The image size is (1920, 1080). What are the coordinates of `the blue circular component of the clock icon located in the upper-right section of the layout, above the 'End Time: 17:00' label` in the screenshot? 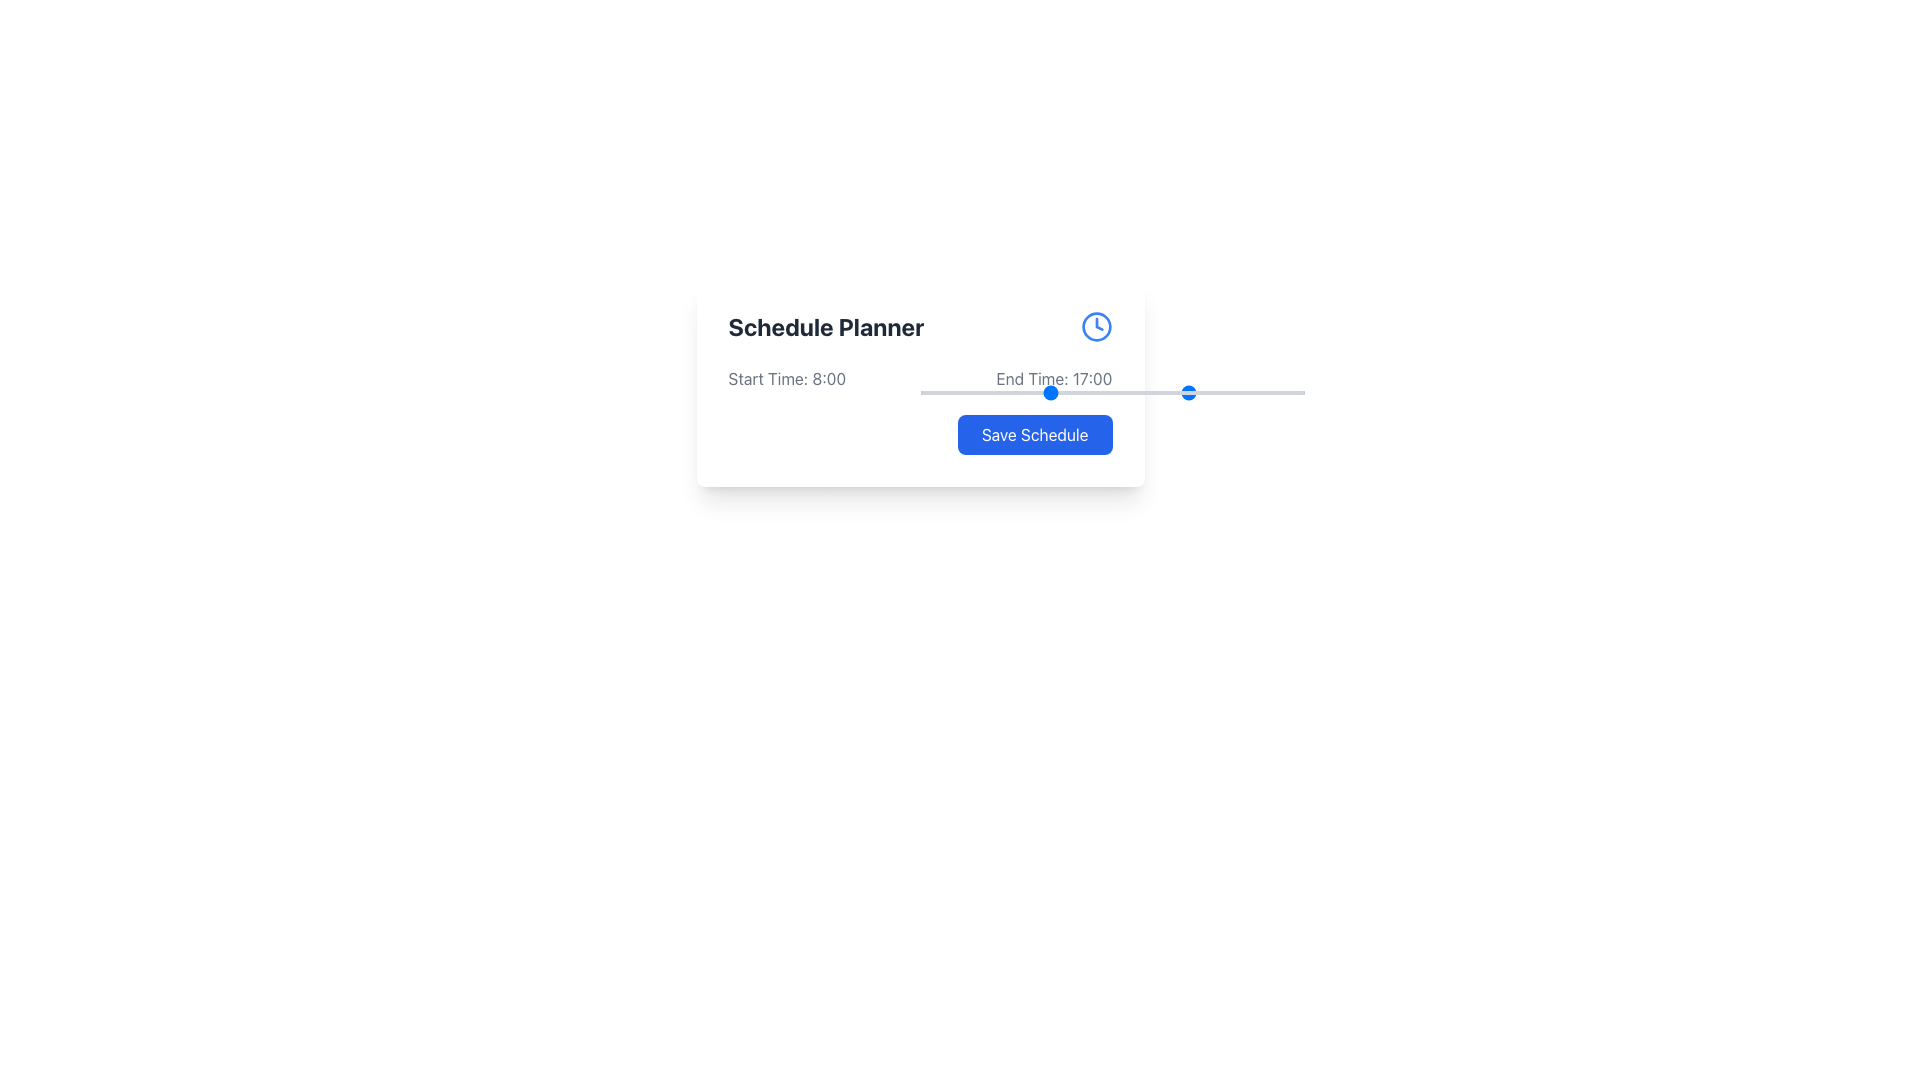 It's located at (1095, 326).